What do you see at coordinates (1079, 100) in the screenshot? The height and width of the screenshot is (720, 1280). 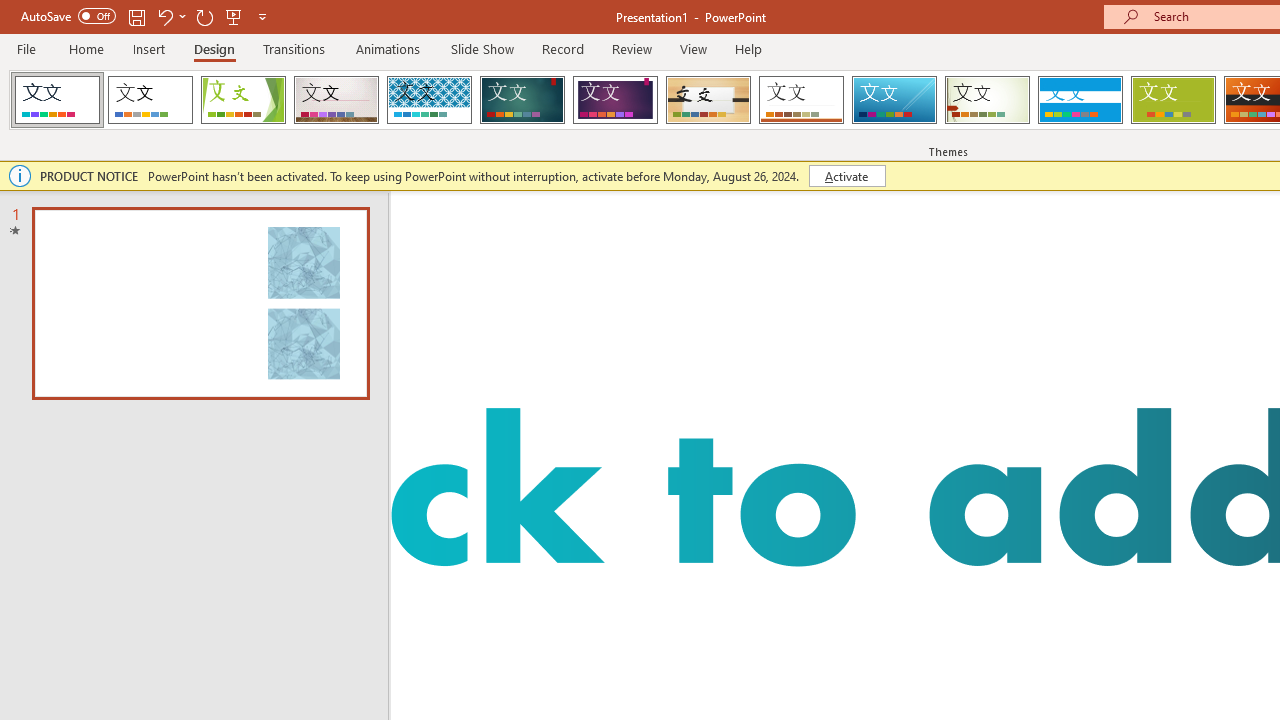 I see `'Banded'` at bounding box center [1079, 100].